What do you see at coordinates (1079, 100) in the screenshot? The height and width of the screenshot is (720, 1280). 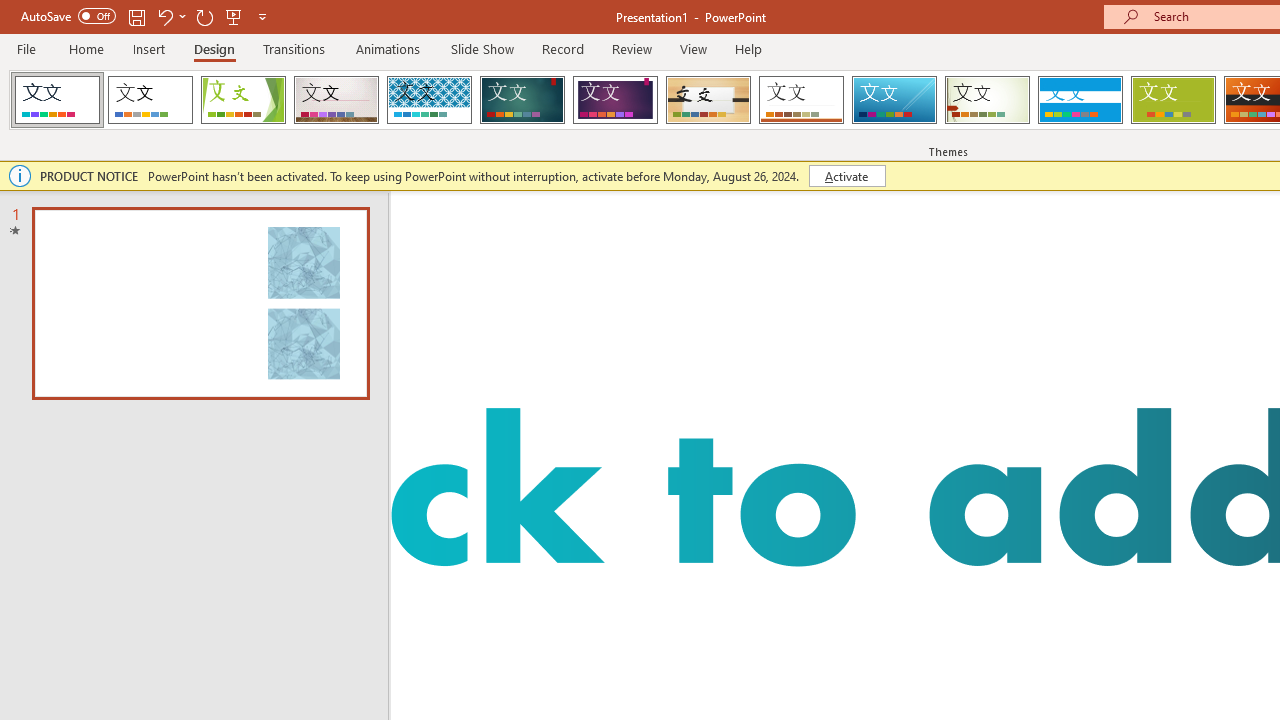 I see `'Banded'` at bounding box center [1079, 100].